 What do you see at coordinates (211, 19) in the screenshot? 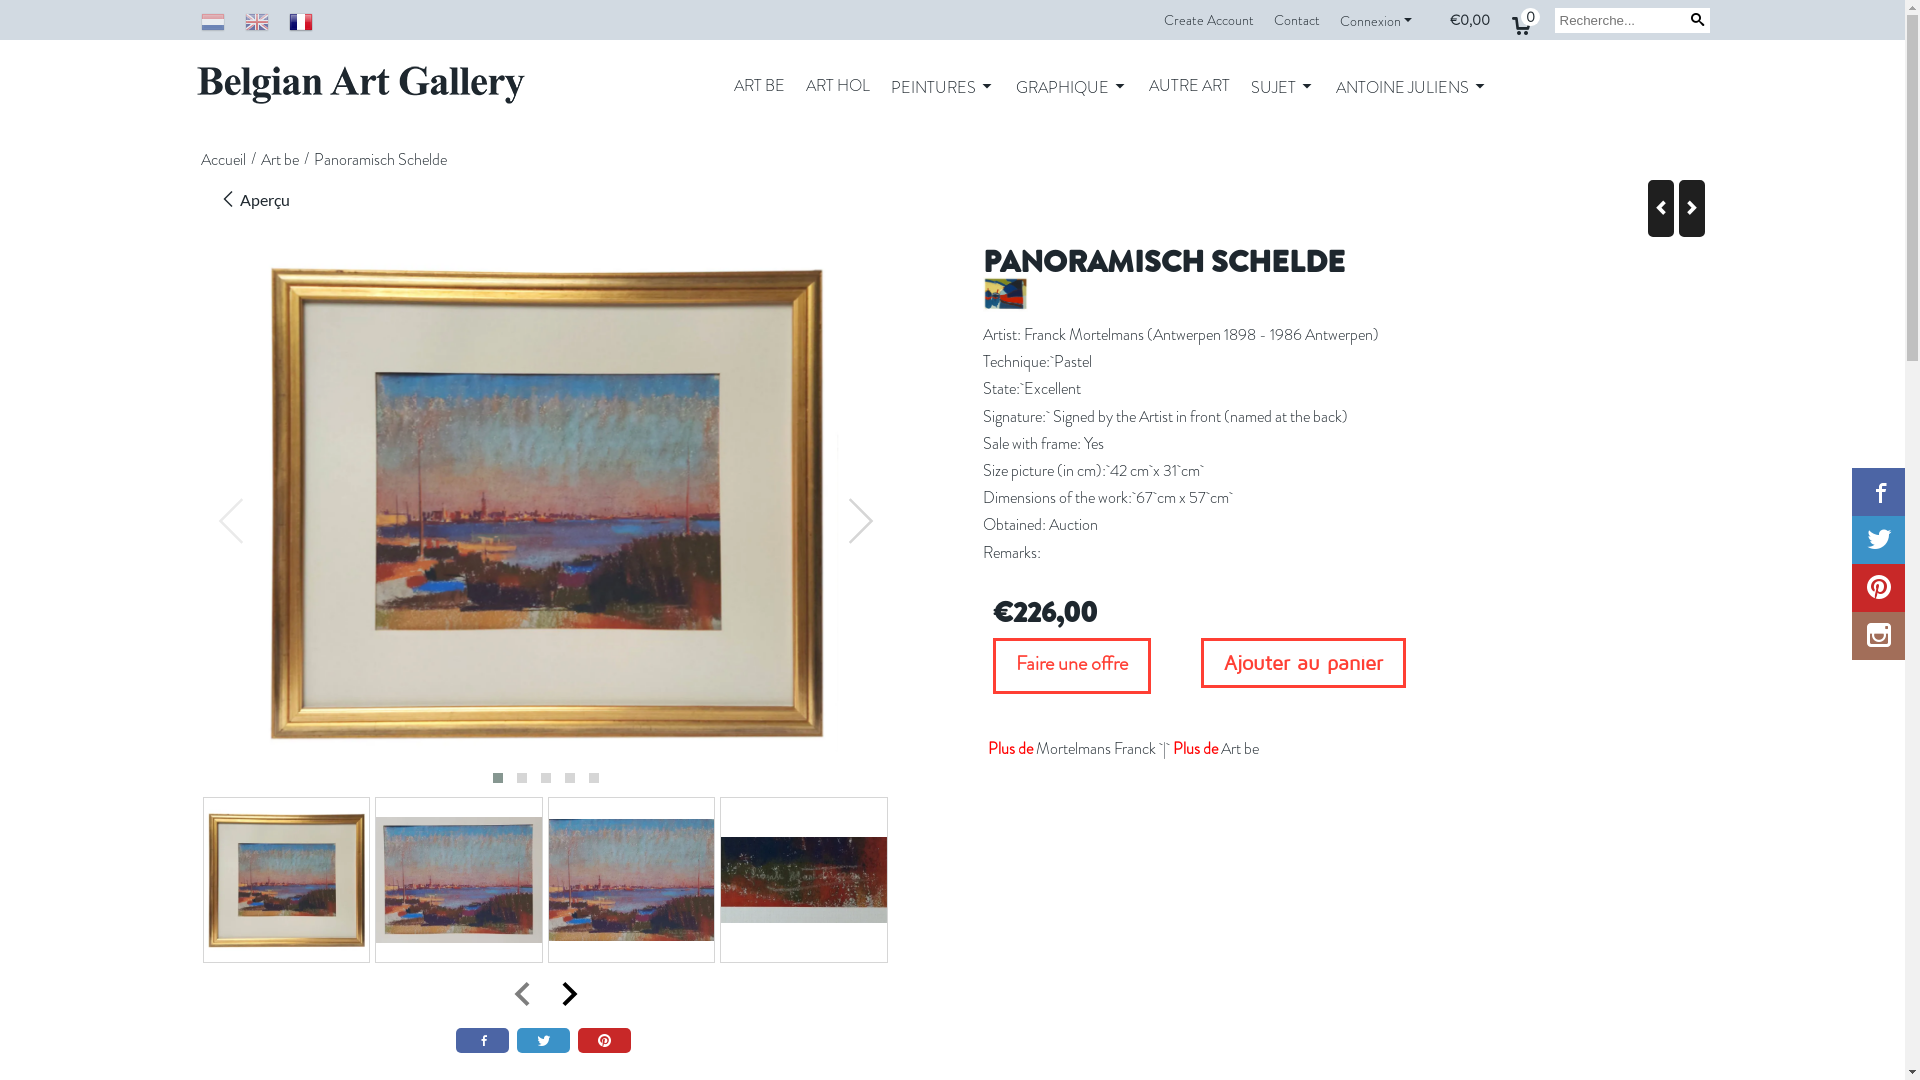
I see `'Nederlands'` at bounding box center [211, 19].